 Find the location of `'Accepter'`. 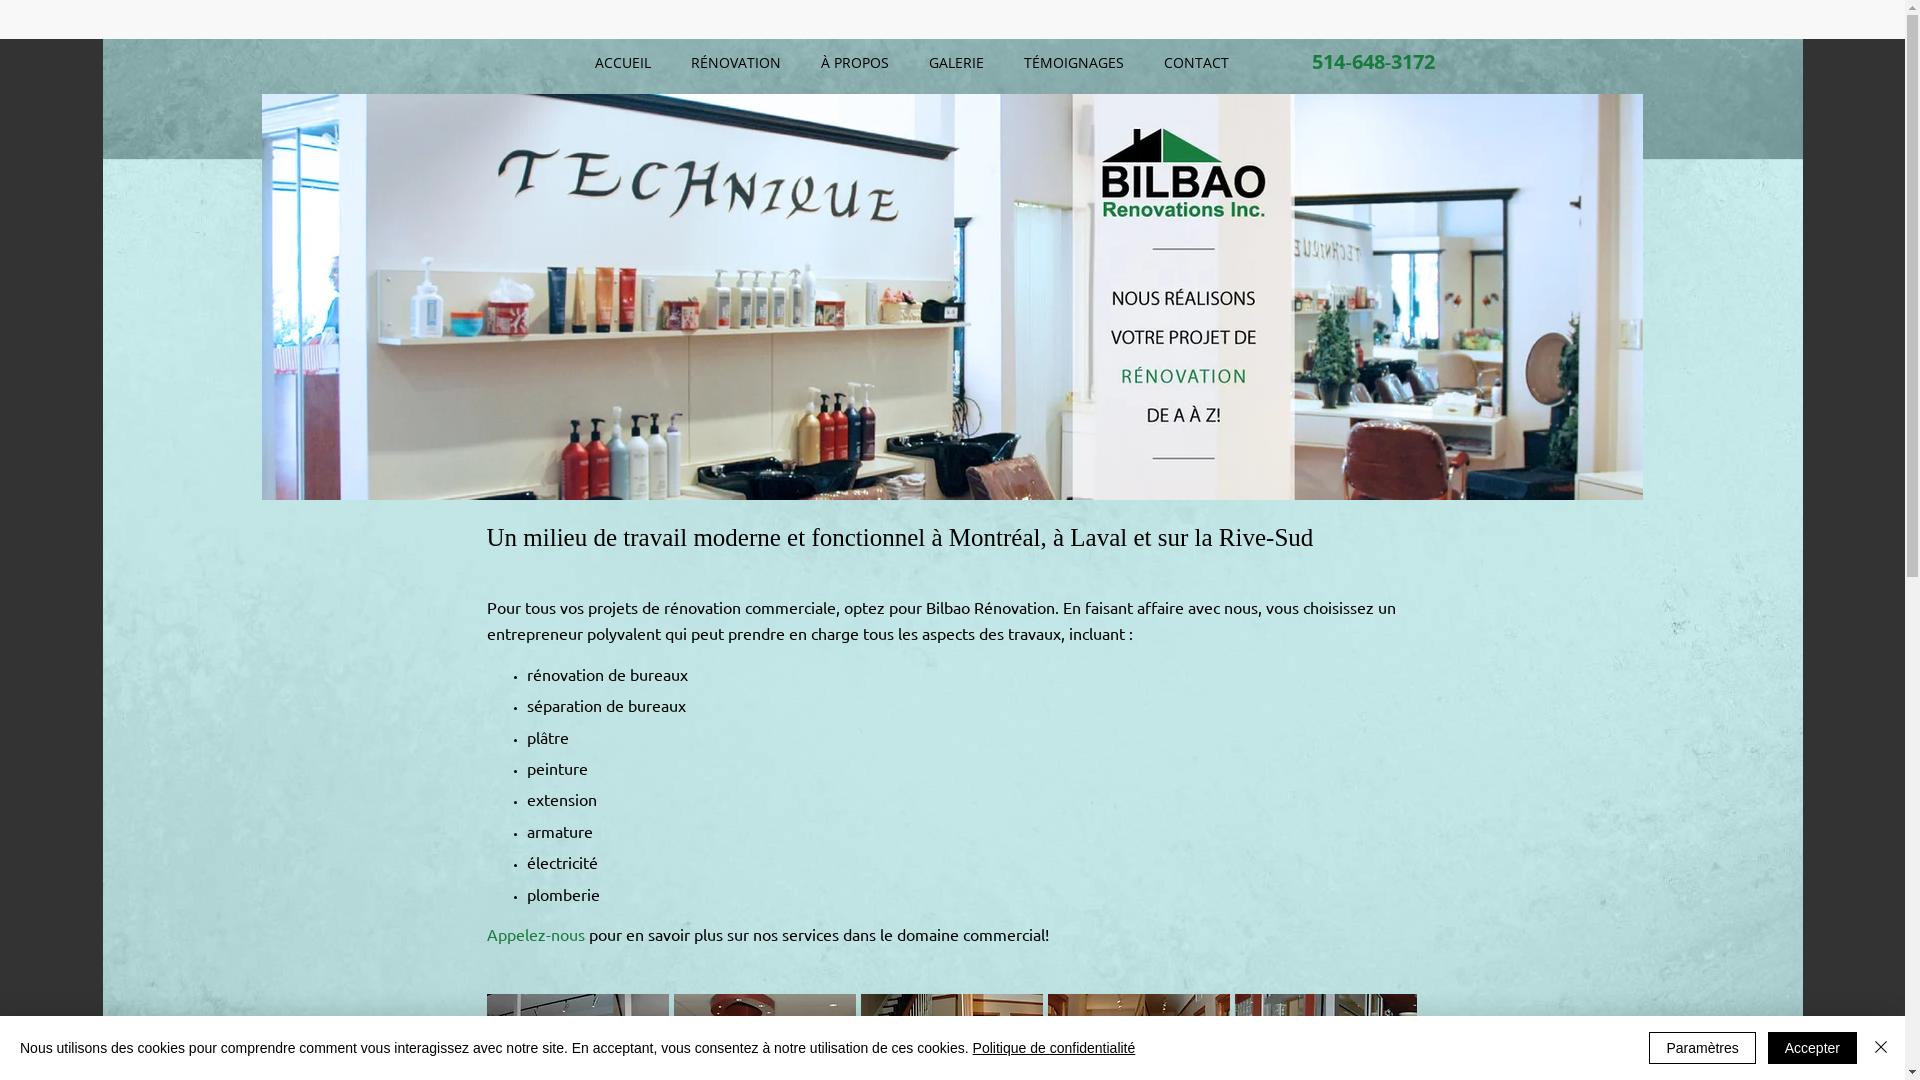

'Accepter' is located at coordinates (1812, 1047).